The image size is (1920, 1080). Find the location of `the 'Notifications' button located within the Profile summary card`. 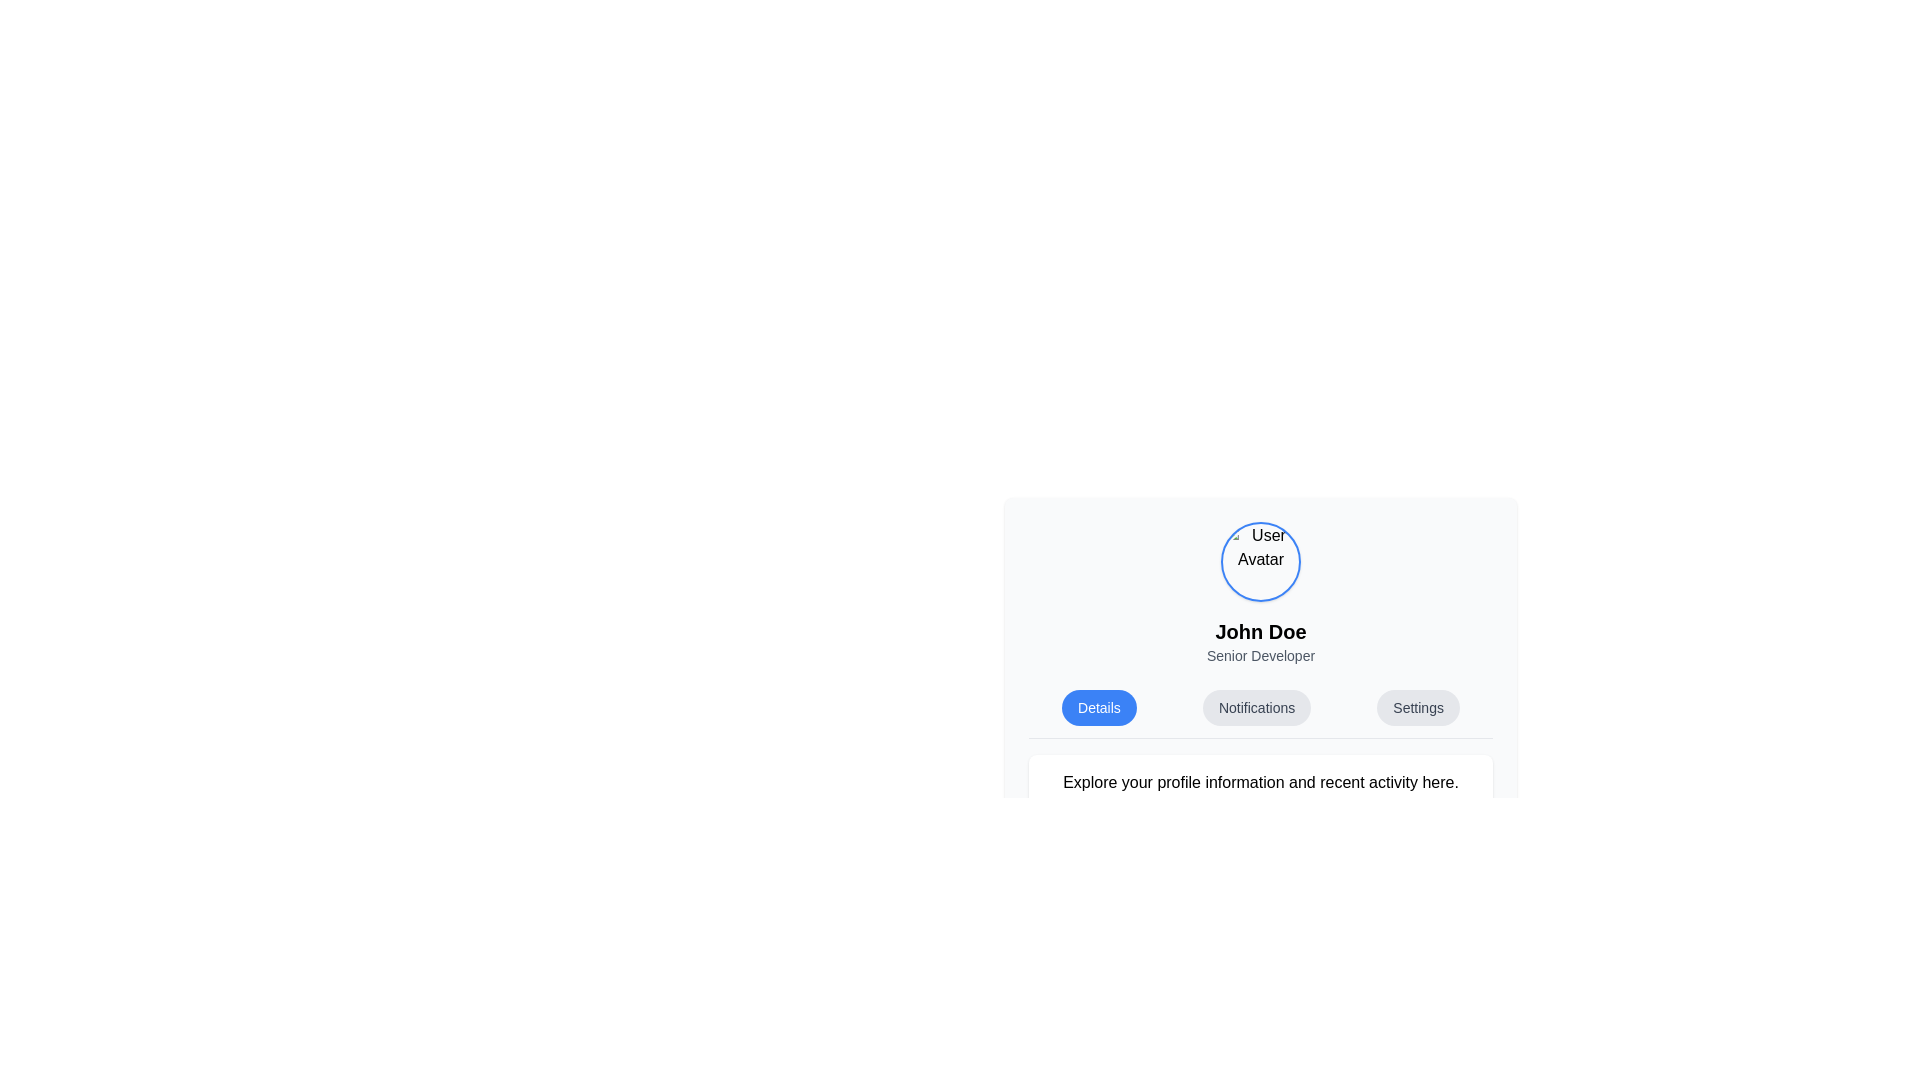

the 'Notifications' button located within the Profile summary card is located at coordinates (1260, 666).